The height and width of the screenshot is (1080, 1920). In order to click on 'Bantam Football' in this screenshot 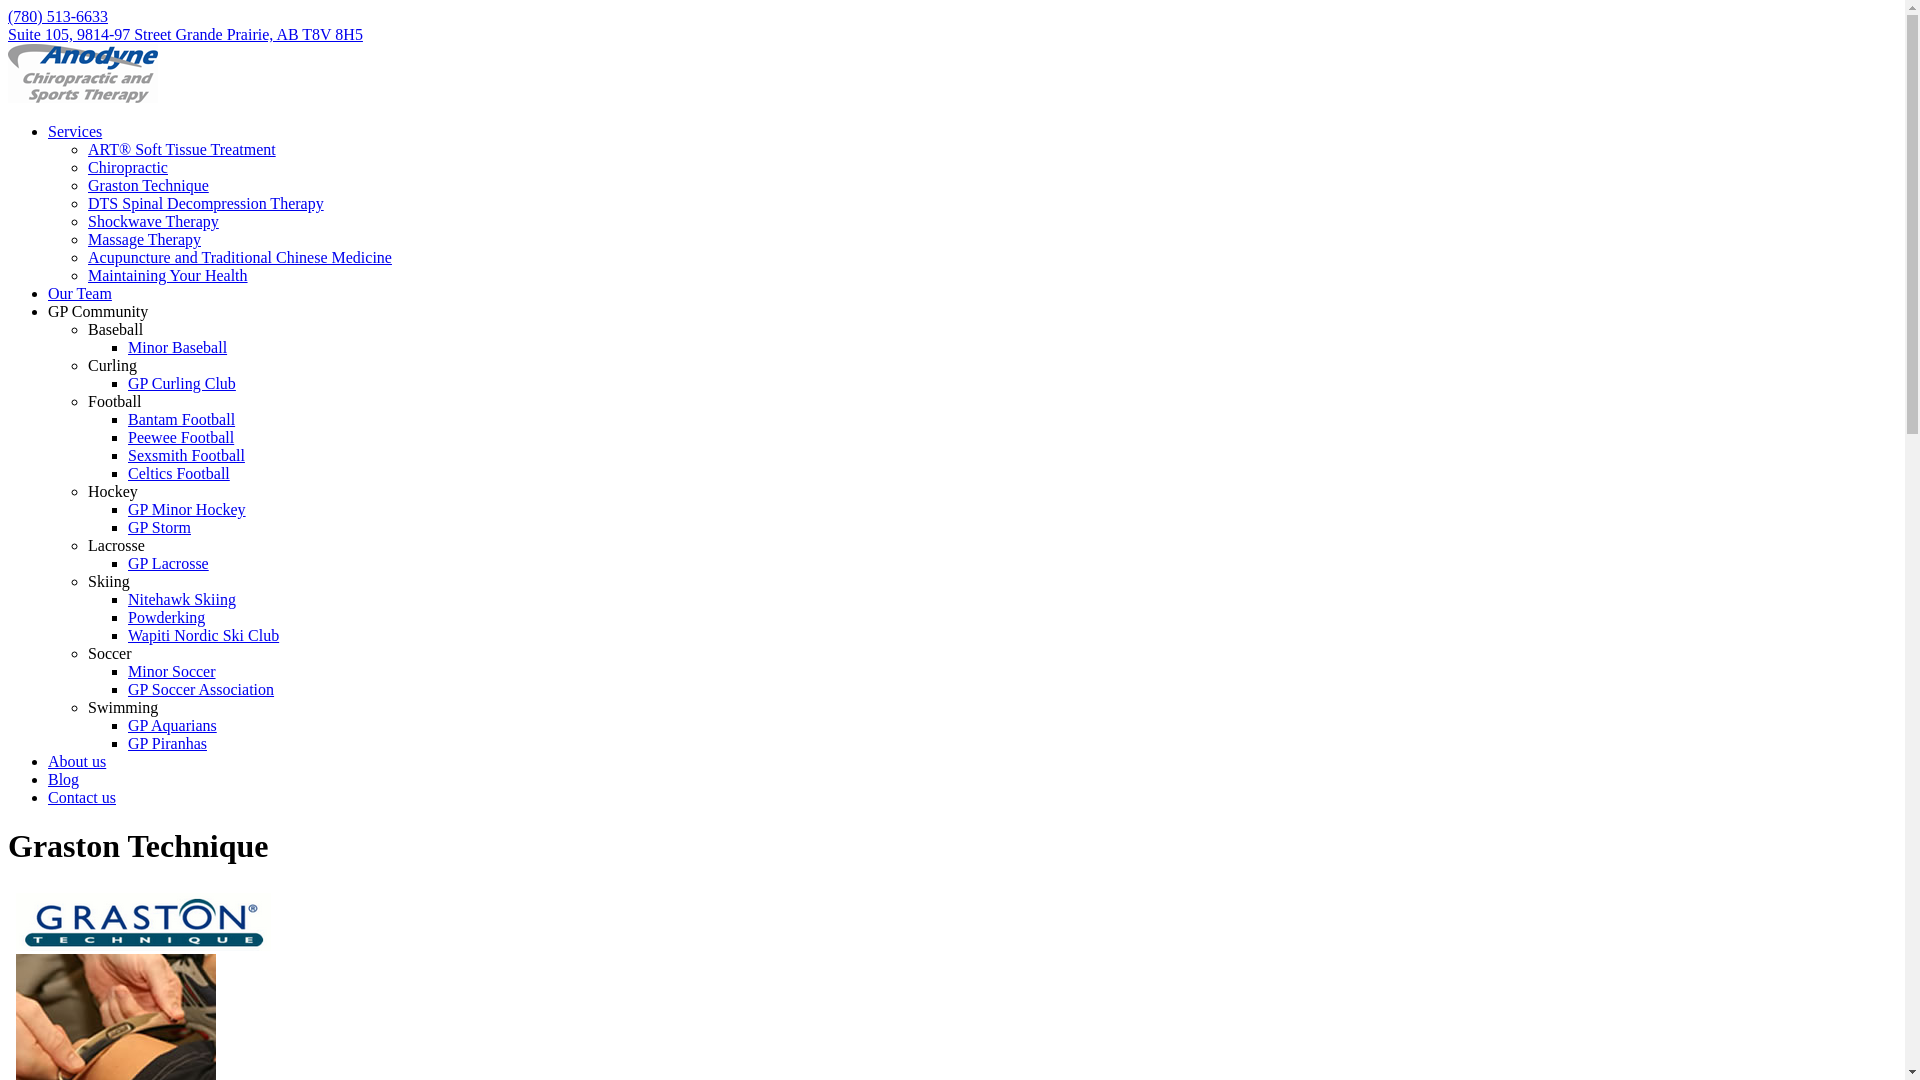, I will do `click(127, 418)`.